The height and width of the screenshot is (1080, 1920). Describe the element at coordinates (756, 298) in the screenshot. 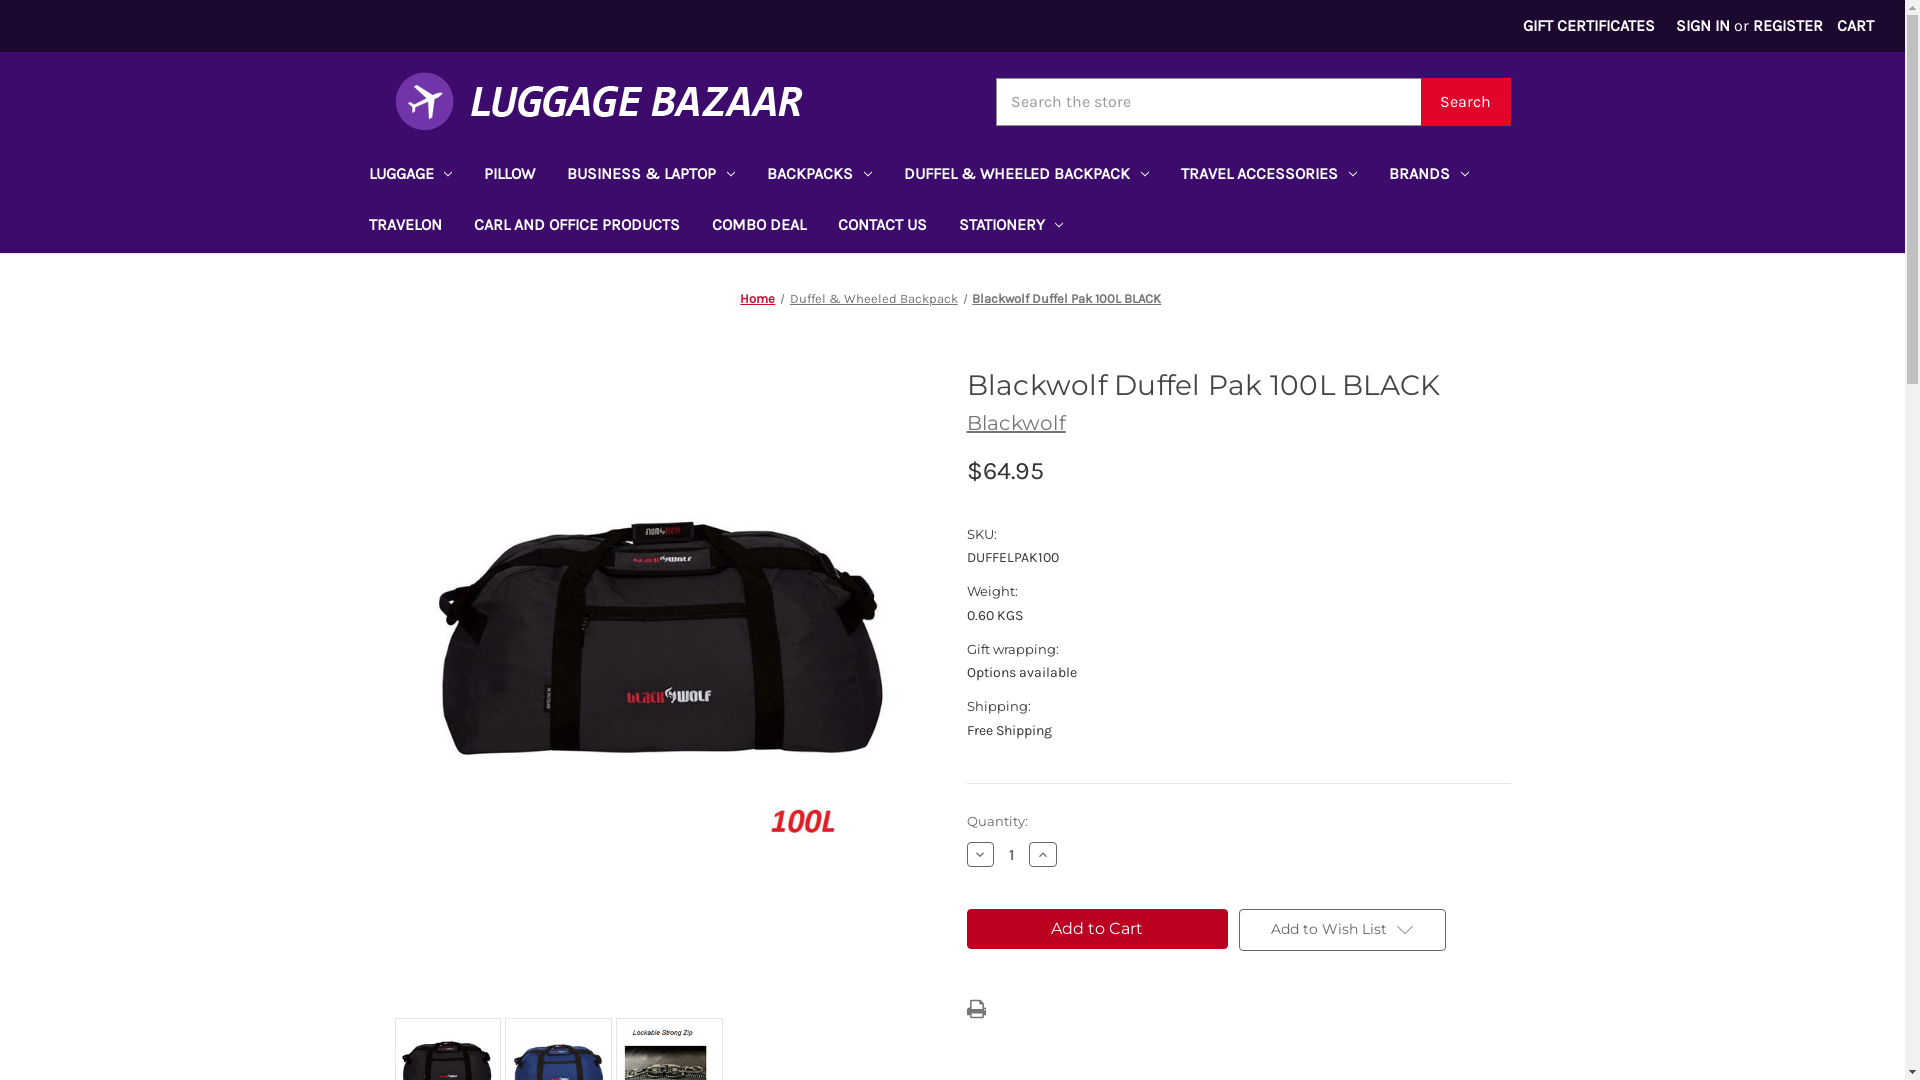

I see `'Home'` at that location.